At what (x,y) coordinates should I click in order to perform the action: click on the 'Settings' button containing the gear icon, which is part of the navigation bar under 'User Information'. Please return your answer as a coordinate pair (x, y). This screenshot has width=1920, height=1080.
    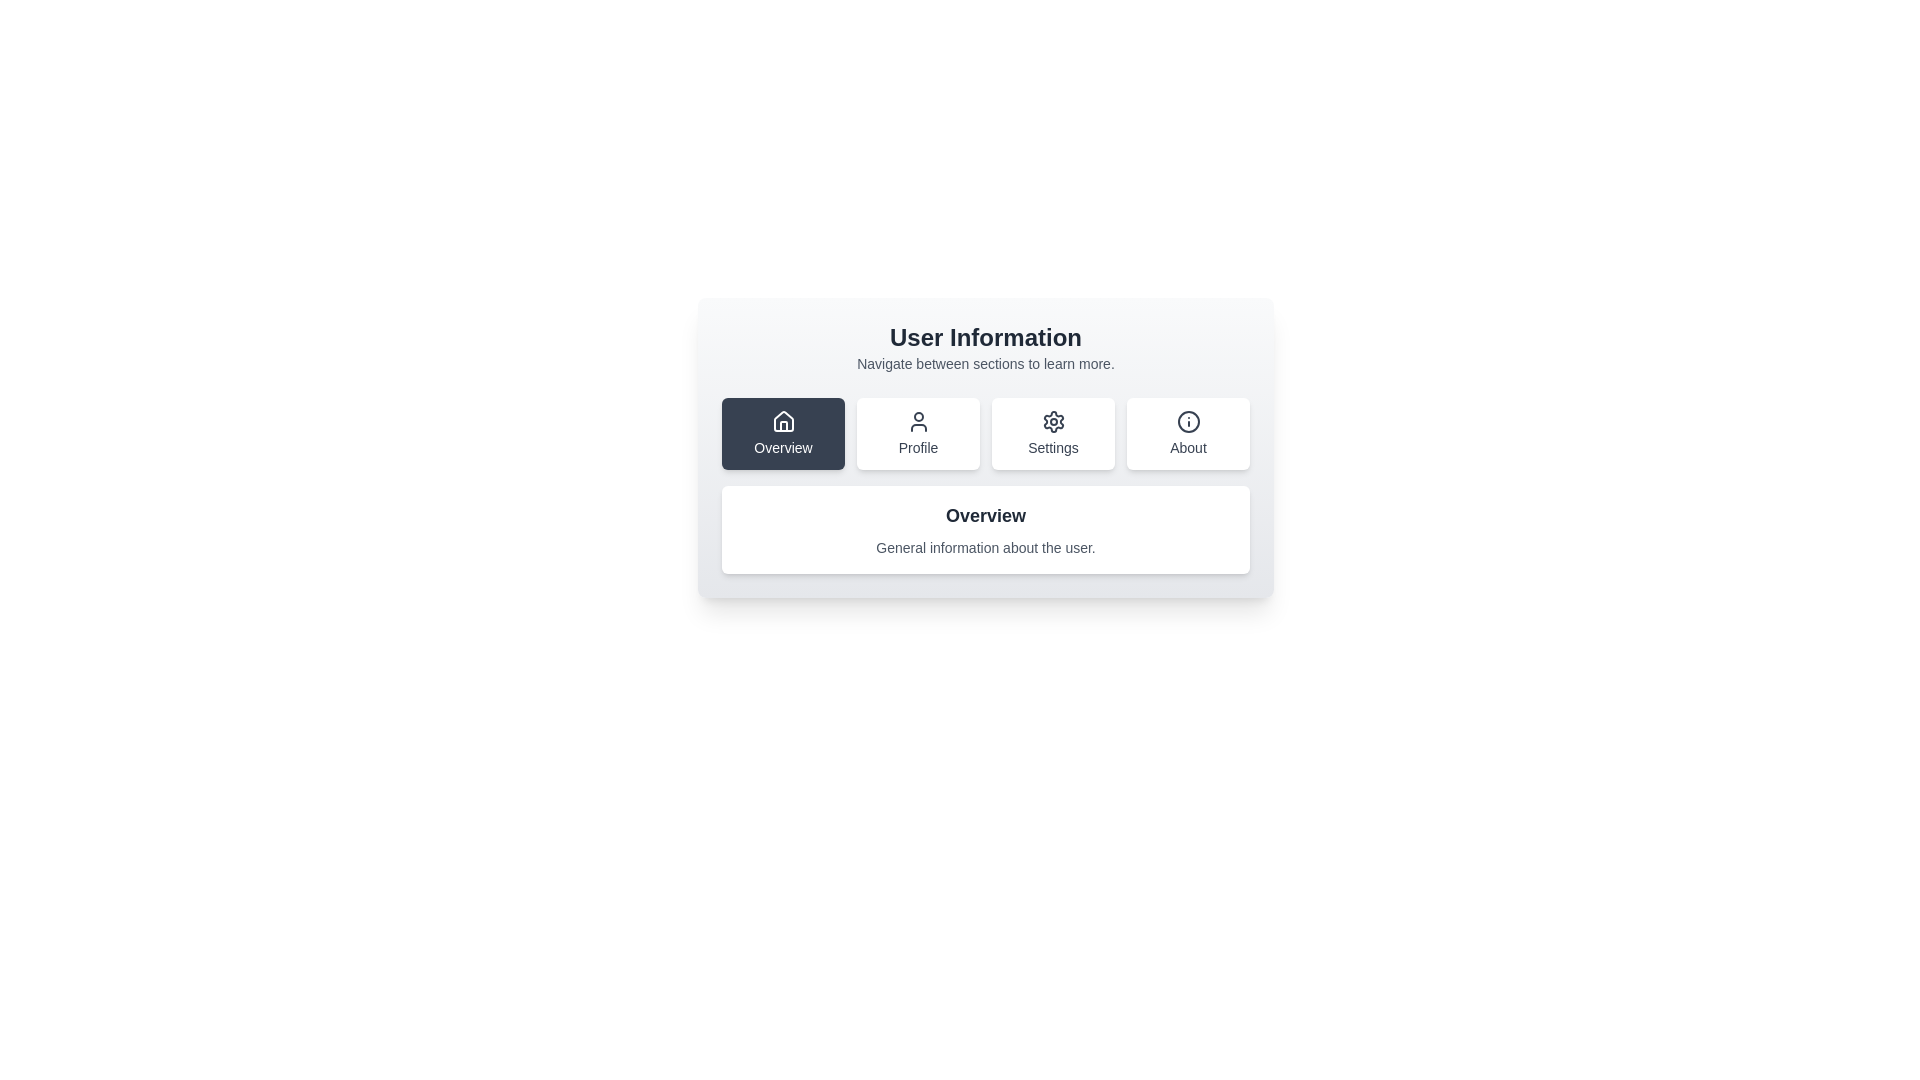
    Looking at the image, I should click on (1052, 420).